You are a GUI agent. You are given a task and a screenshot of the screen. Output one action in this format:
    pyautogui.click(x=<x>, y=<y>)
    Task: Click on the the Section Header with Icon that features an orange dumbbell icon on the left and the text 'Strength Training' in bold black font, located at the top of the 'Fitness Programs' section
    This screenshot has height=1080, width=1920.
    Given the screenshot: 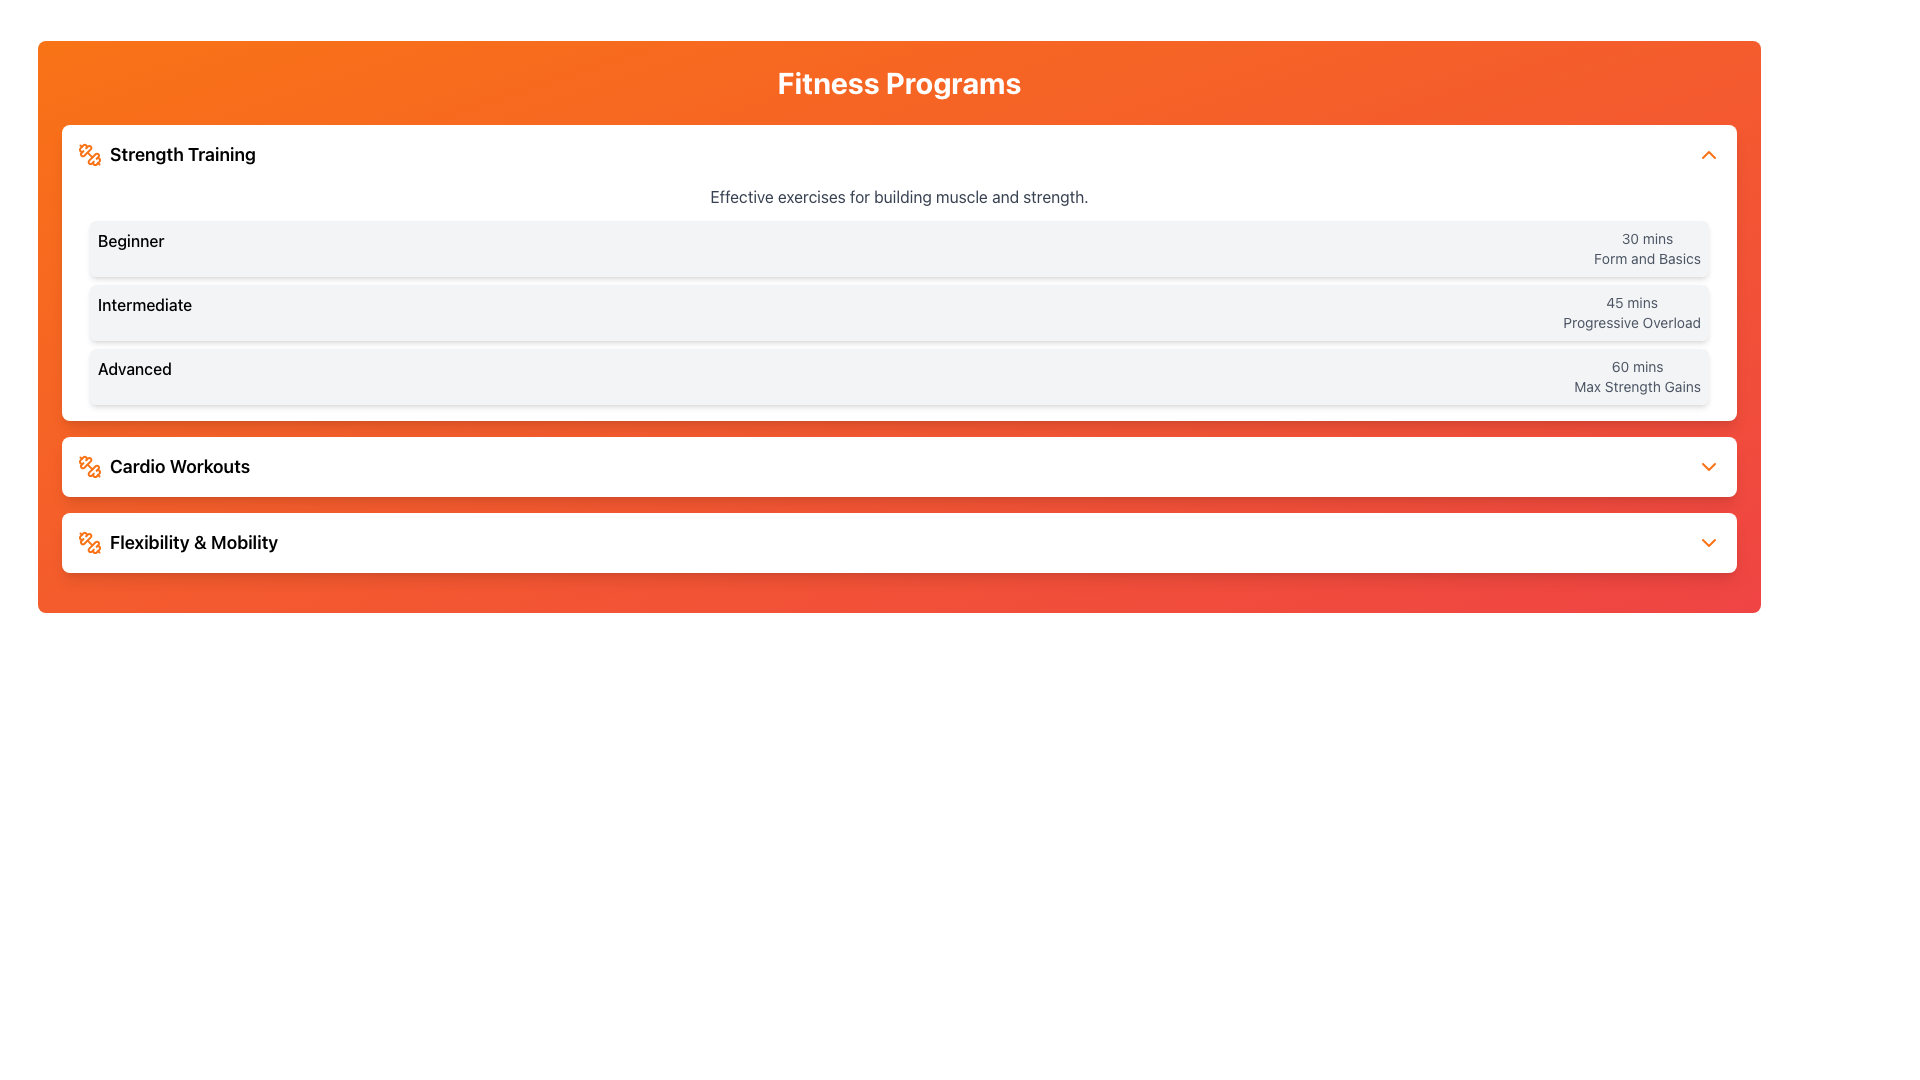 What is the action you would take?
    pyautogui.click(x=167, y=153)
    